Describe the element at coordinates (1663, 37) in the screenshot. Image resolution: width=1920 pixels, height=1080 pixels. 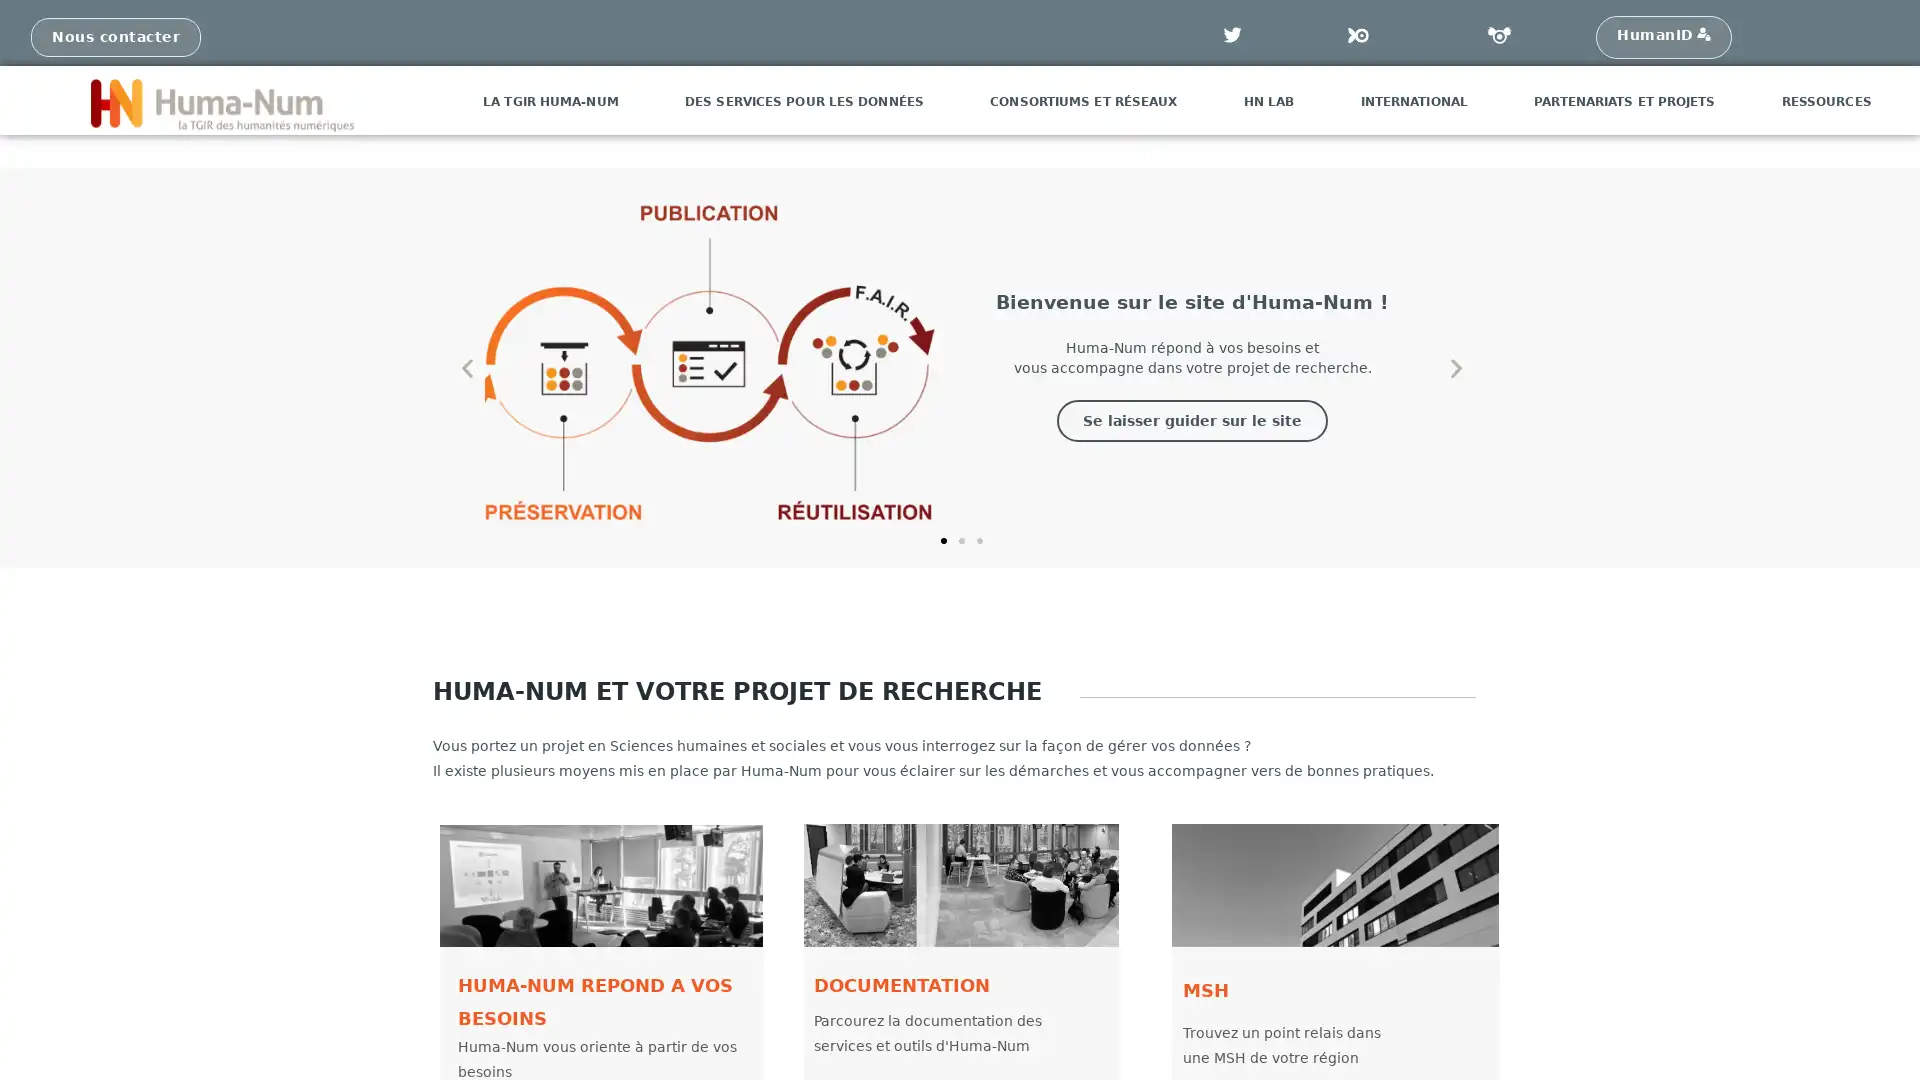
I see `HumanID` at that location.